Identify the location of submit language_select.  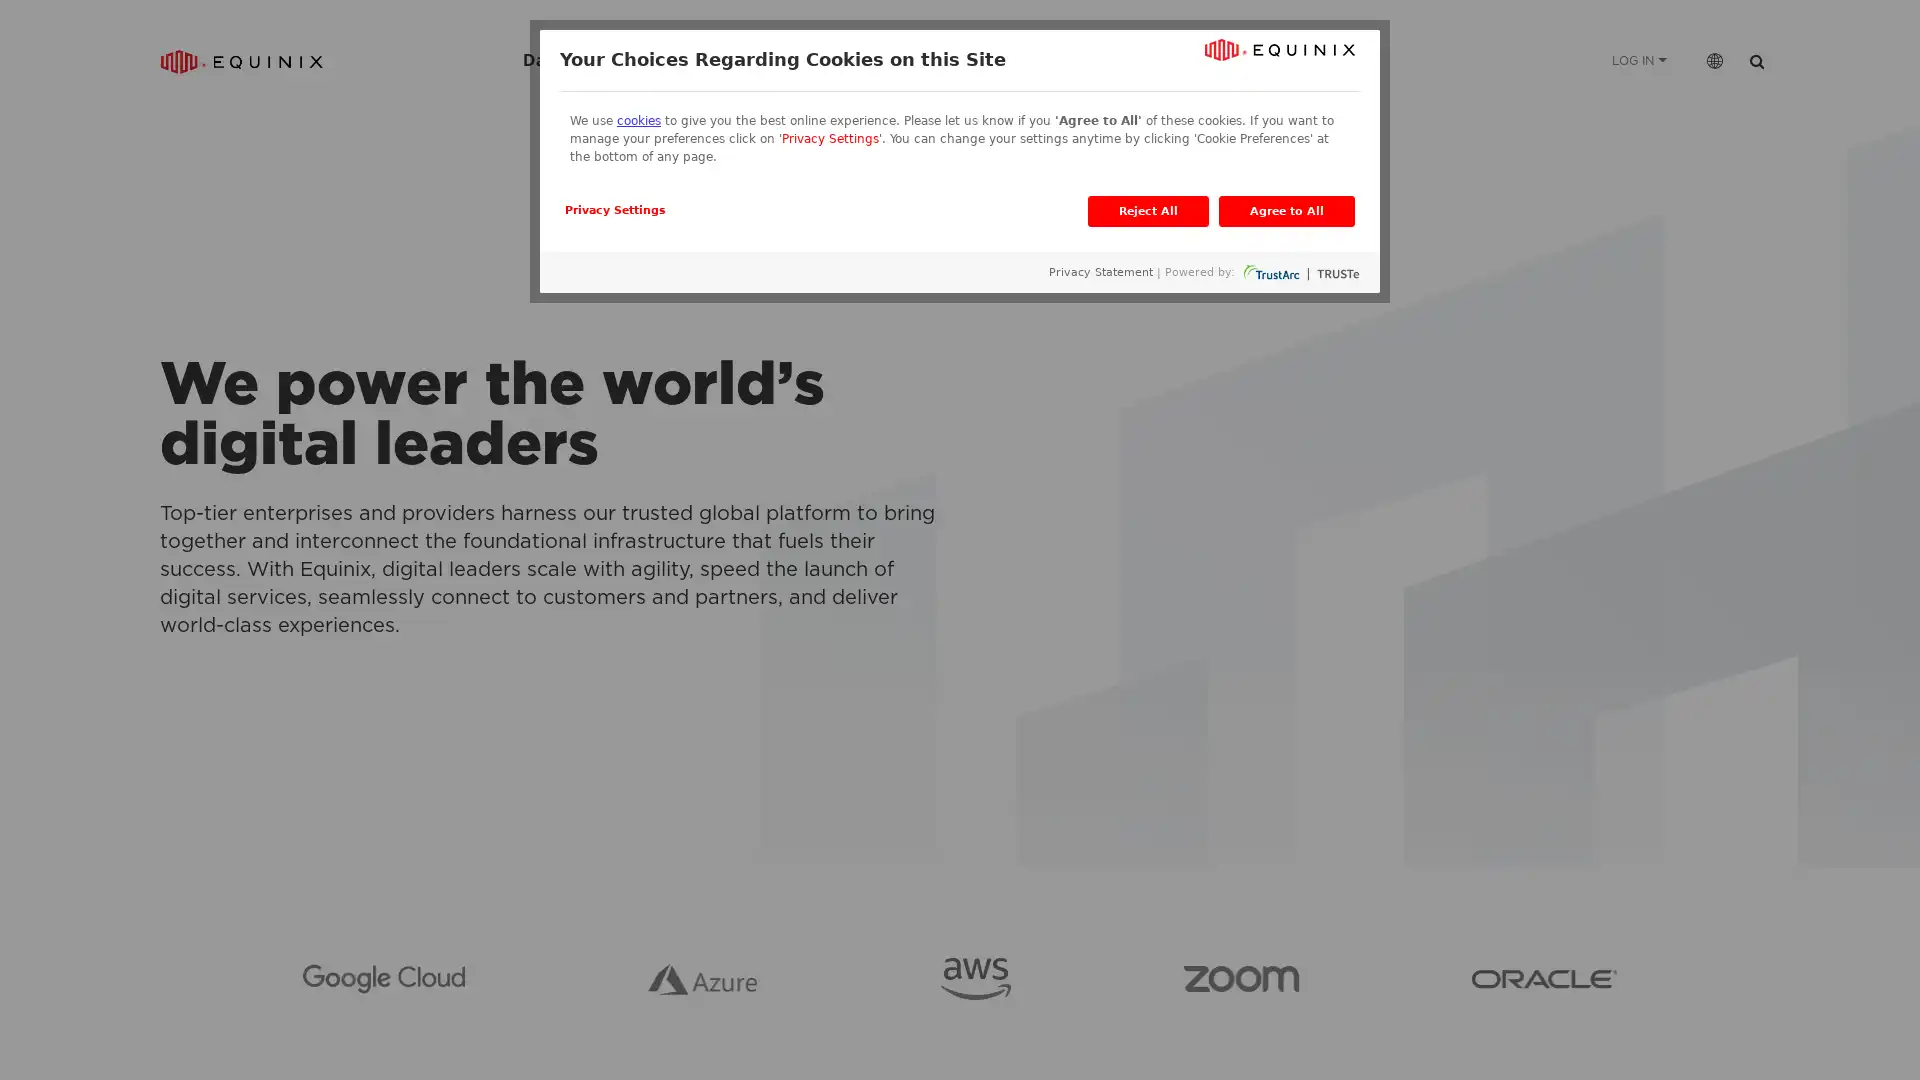
(1713, 59).